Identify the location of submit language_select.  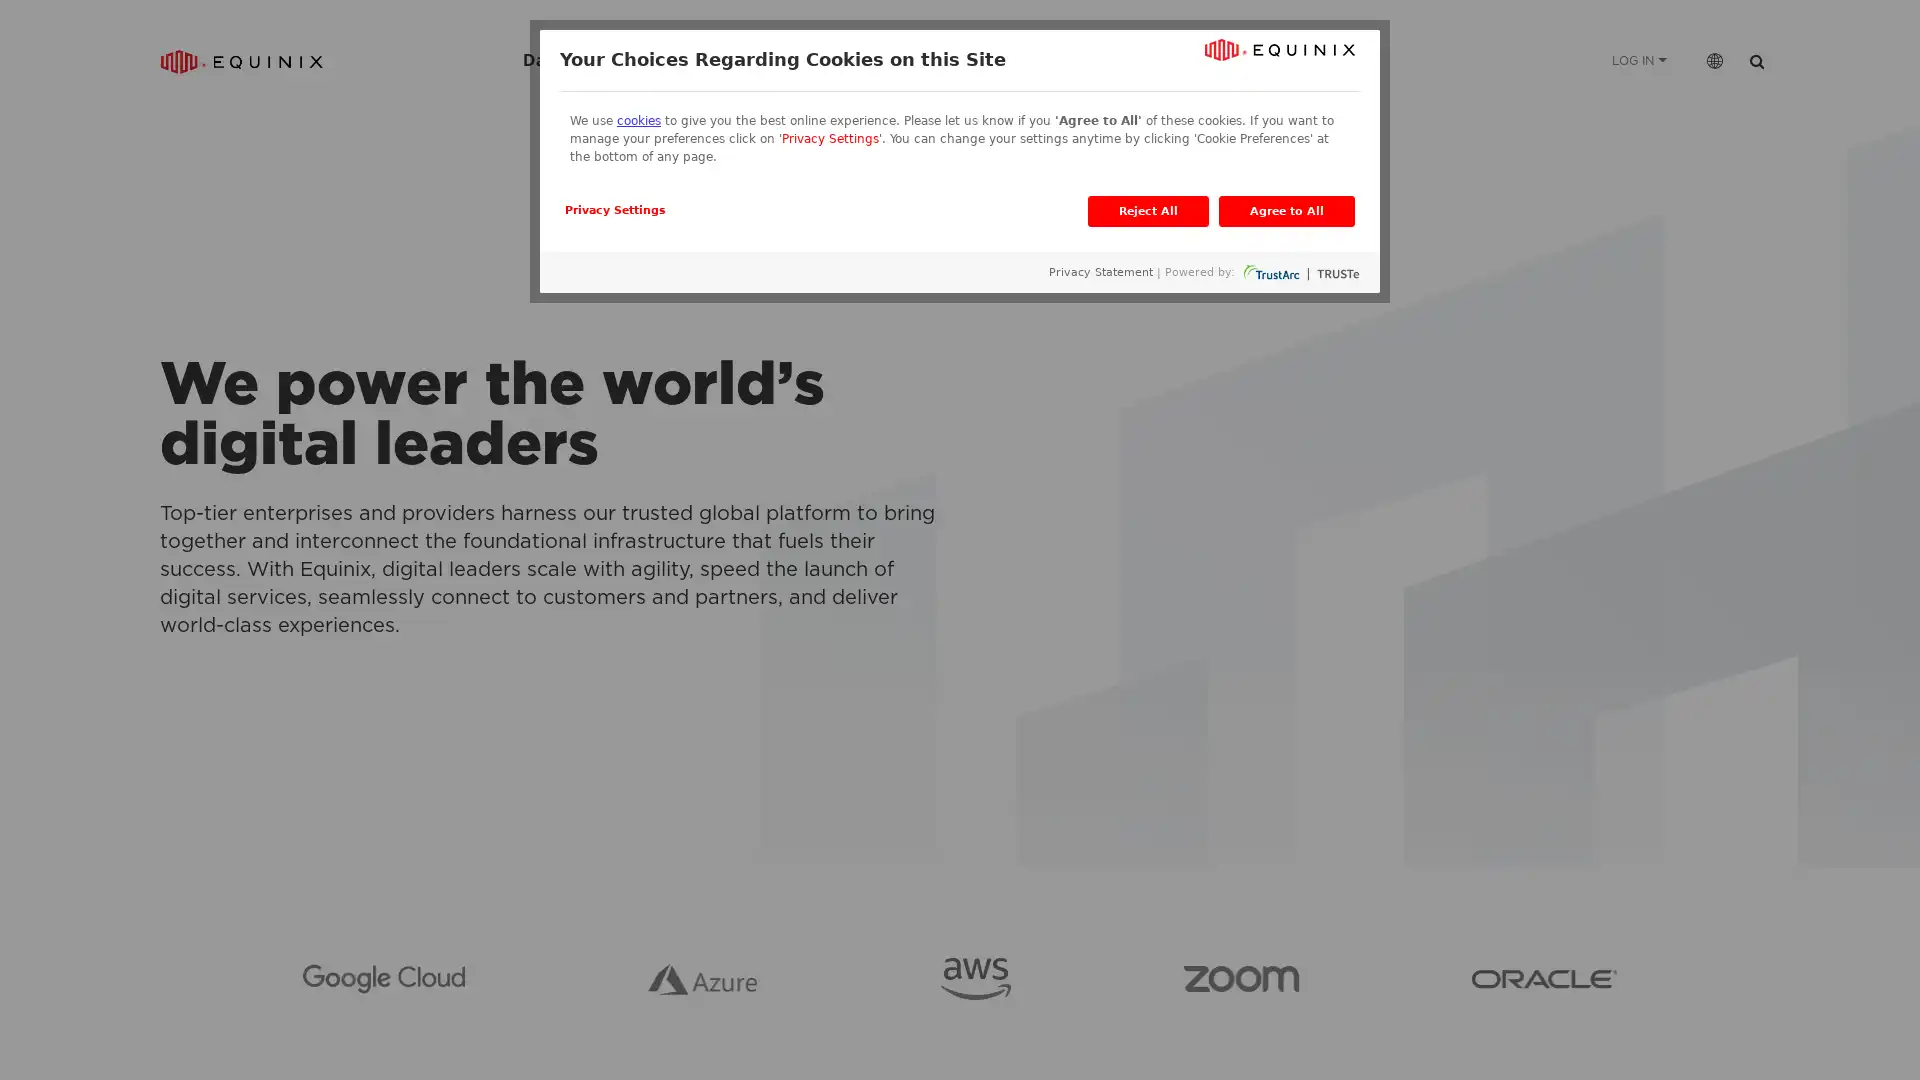
(1713, 59).